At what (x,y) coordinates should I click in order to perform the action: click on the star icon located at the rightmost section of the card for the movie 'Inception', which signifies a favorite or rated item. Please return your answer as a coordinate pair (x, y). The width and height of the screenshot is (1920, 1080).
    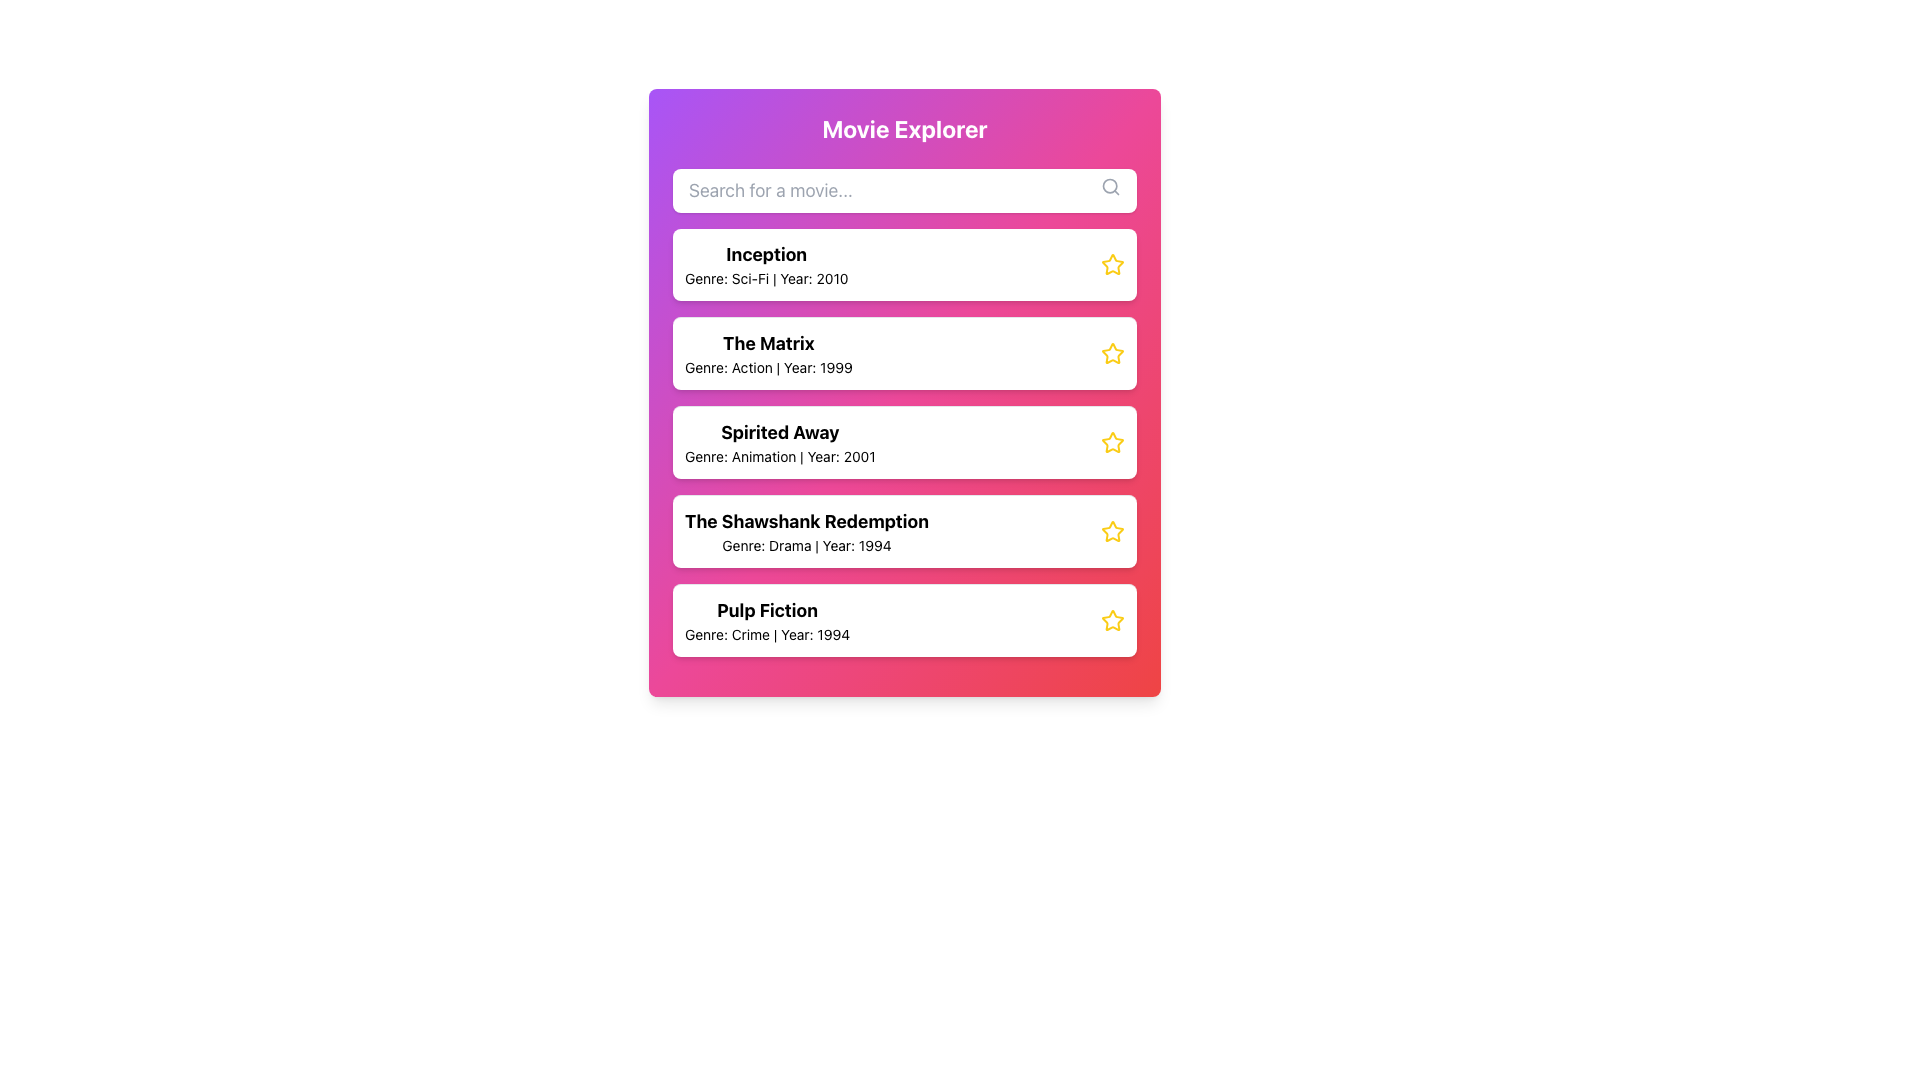
    Looking at the image, I should click on (1112, 264).